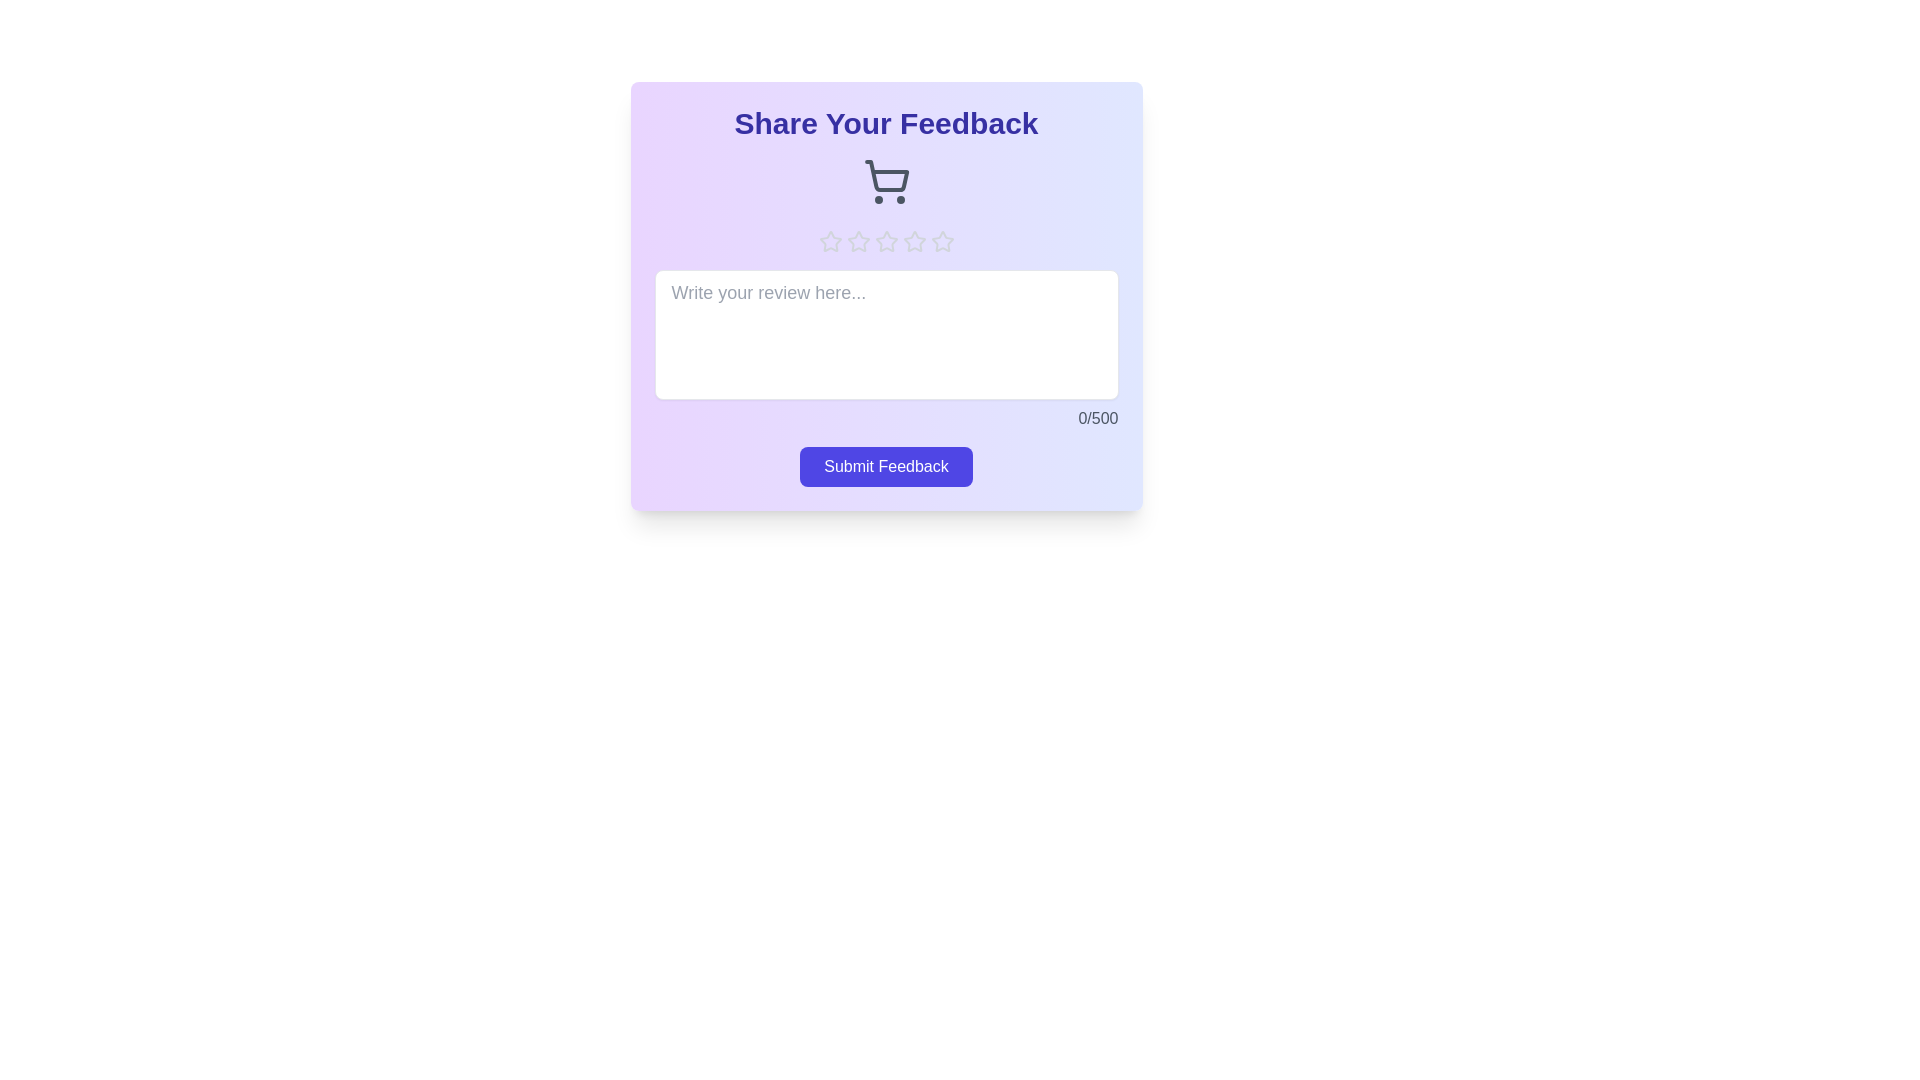 The image size is (1920, 1080). I want to click on the shopping cart icon in the center of the panel, so click(885, 181).